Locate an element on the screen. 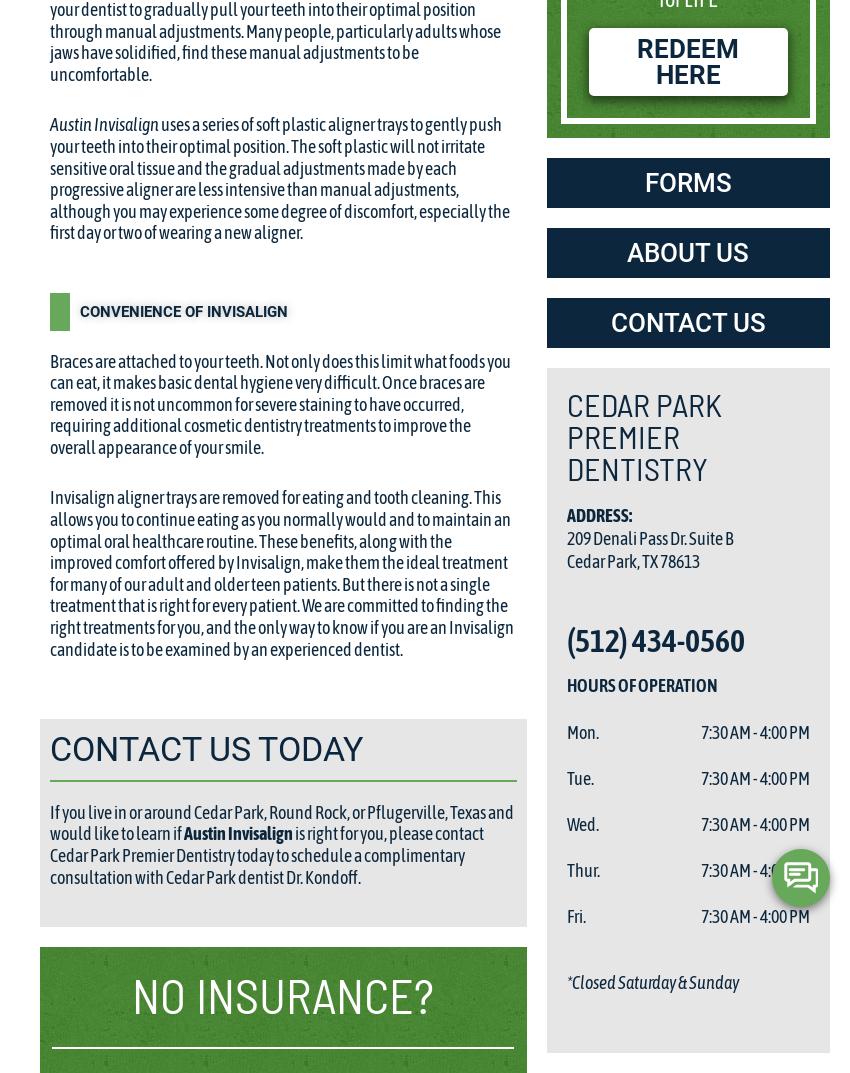 This screenshot has width=850, height=1073. 'is right for you, please contact Cedar Park Premier Dentistry today to schedule a complimentary consultation with Cedar Park dentist Dr. Kondoff.' is located at coordinates (265, 853).